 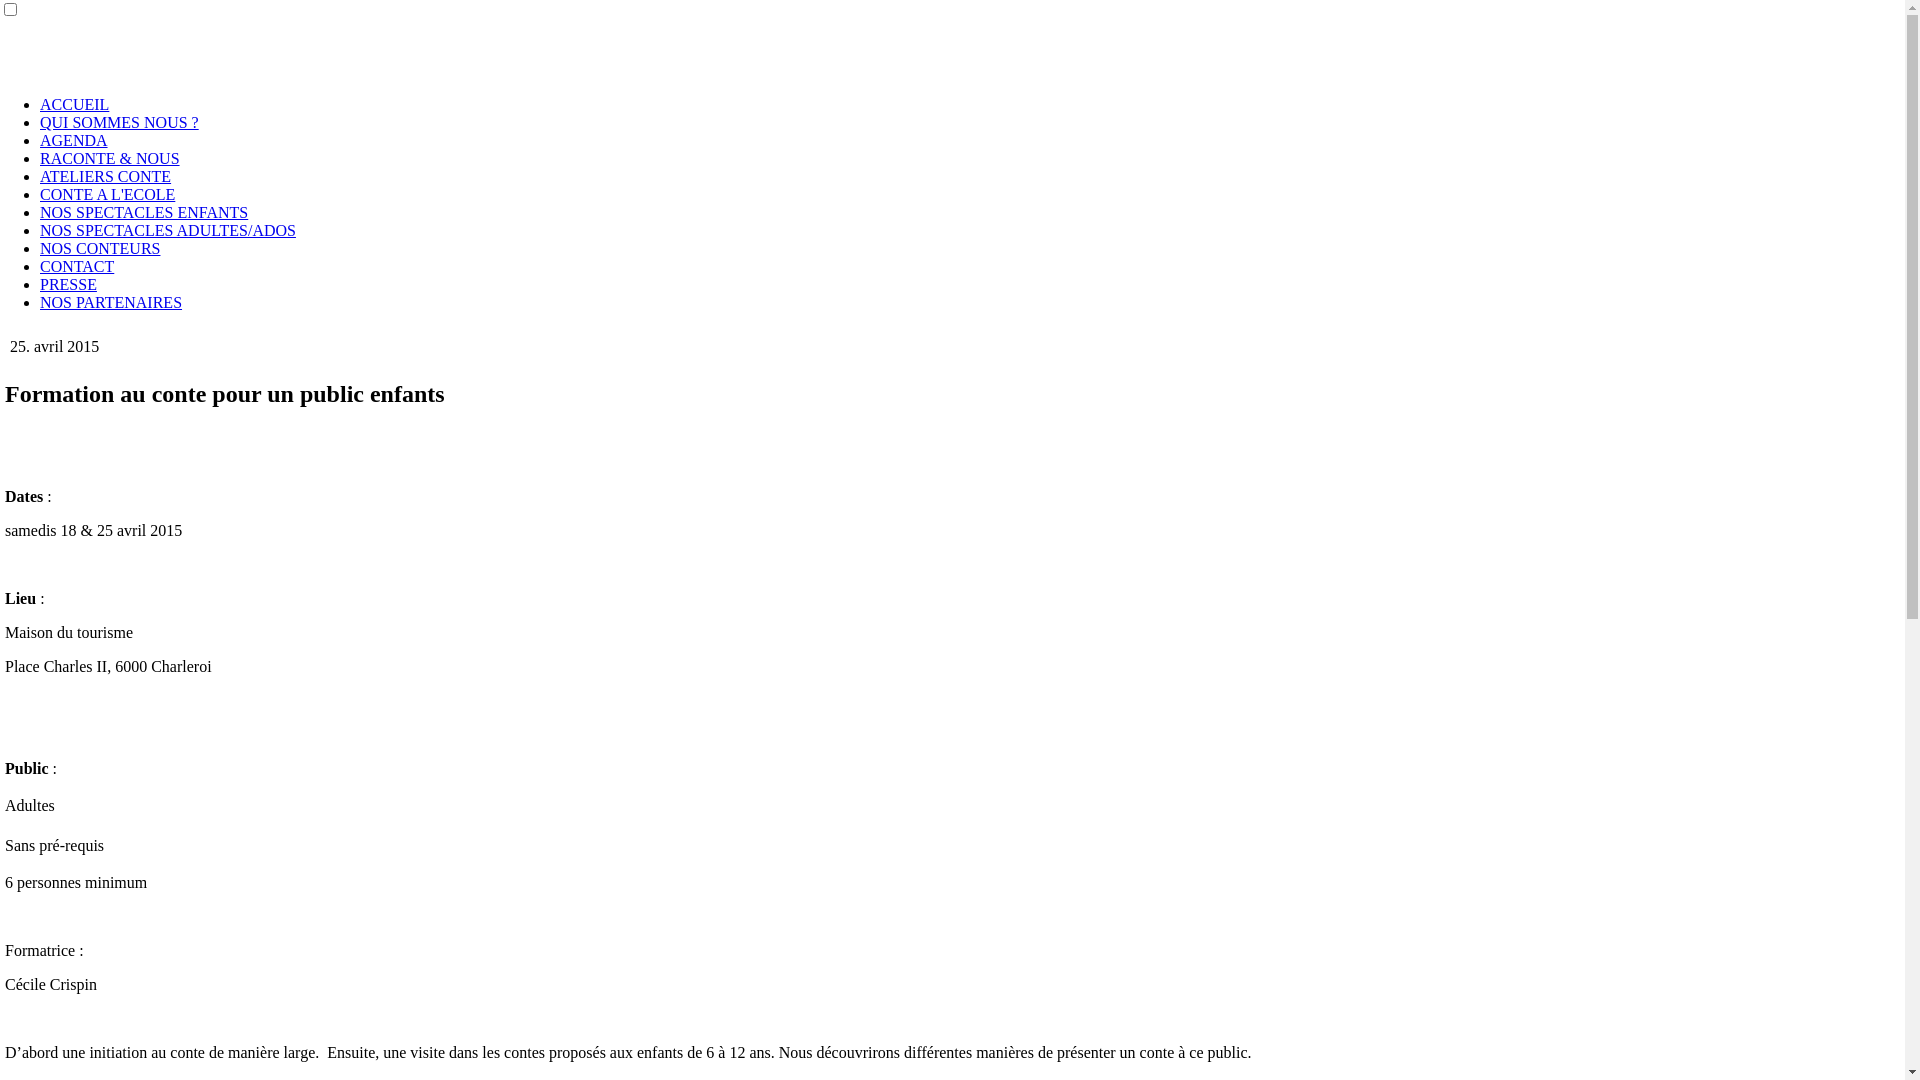 What do you see at coordinates (39, 302) in the screenshot?
I see `'NOS PARTENAIRES'` at bounding box center [39, 302].